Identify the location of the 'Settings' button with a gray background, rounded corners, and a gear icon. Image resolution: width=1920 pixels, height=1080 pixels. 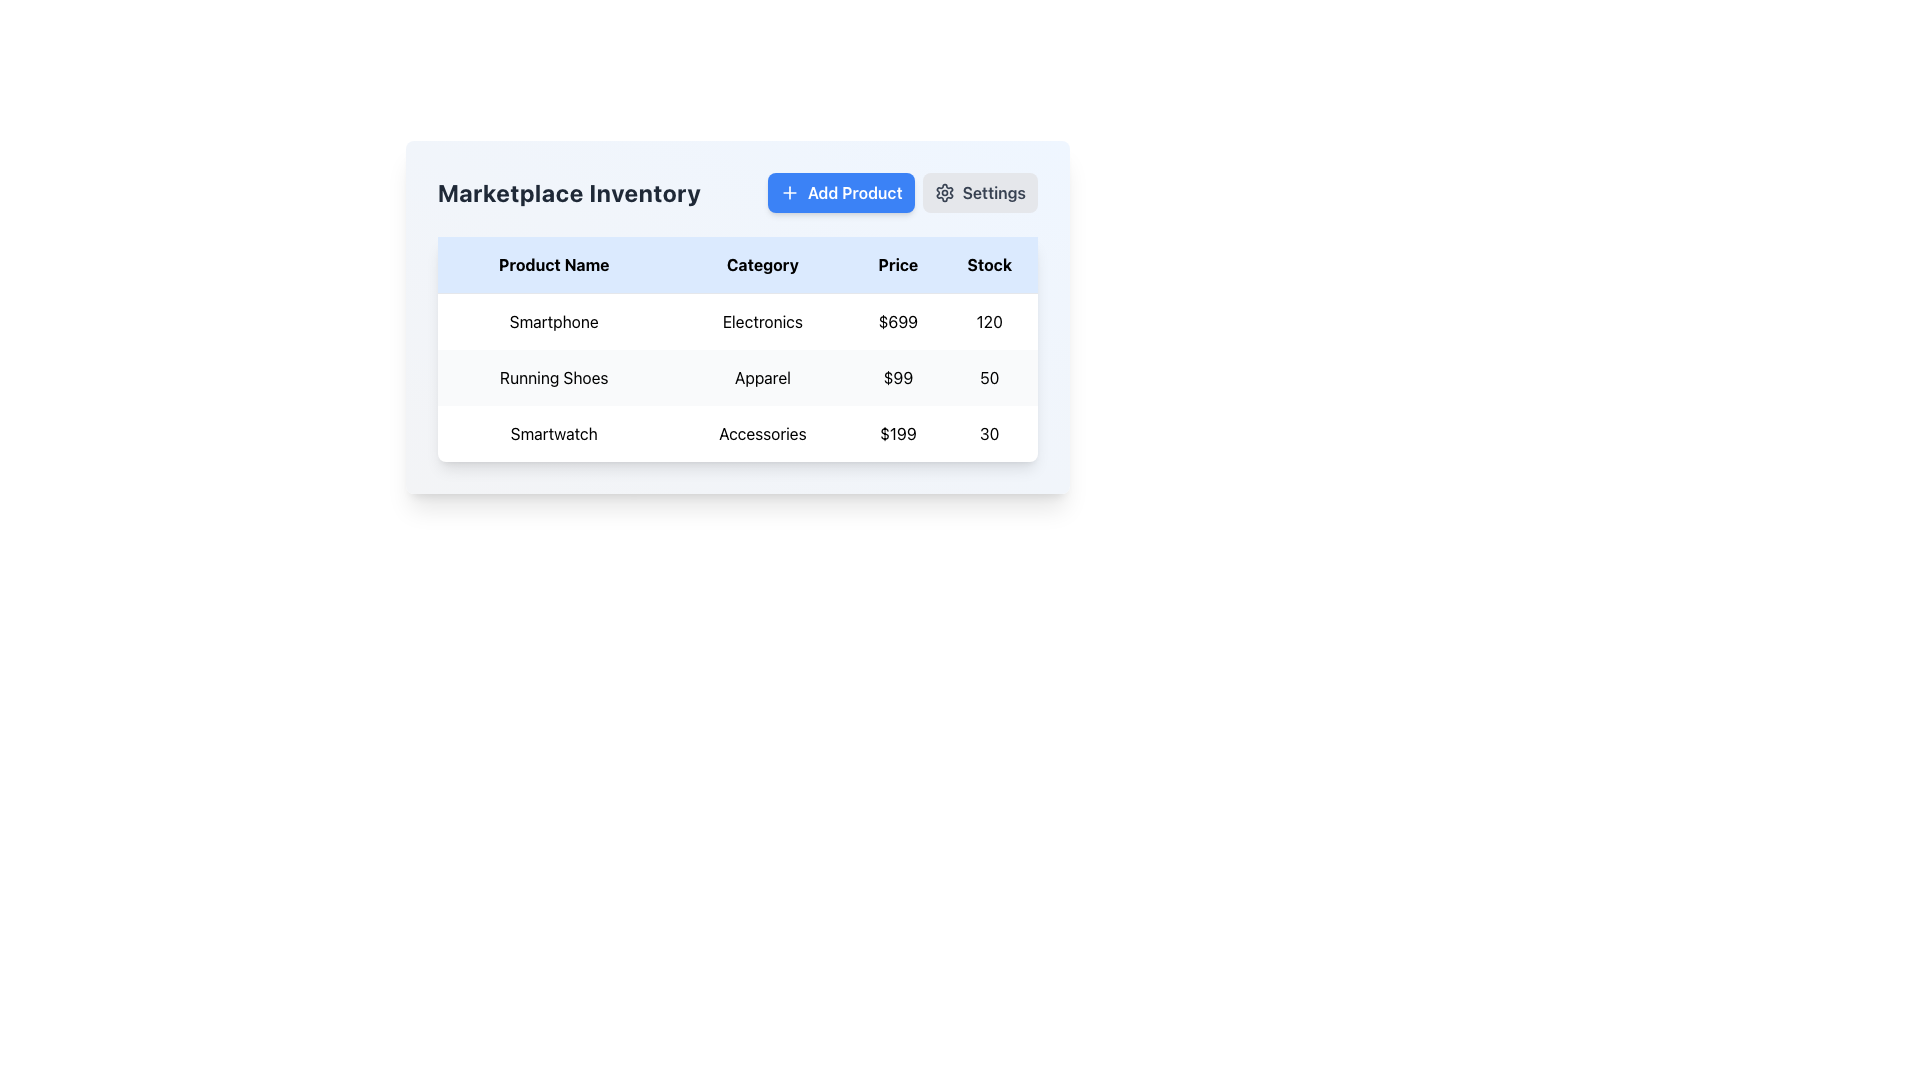
(980, 192).